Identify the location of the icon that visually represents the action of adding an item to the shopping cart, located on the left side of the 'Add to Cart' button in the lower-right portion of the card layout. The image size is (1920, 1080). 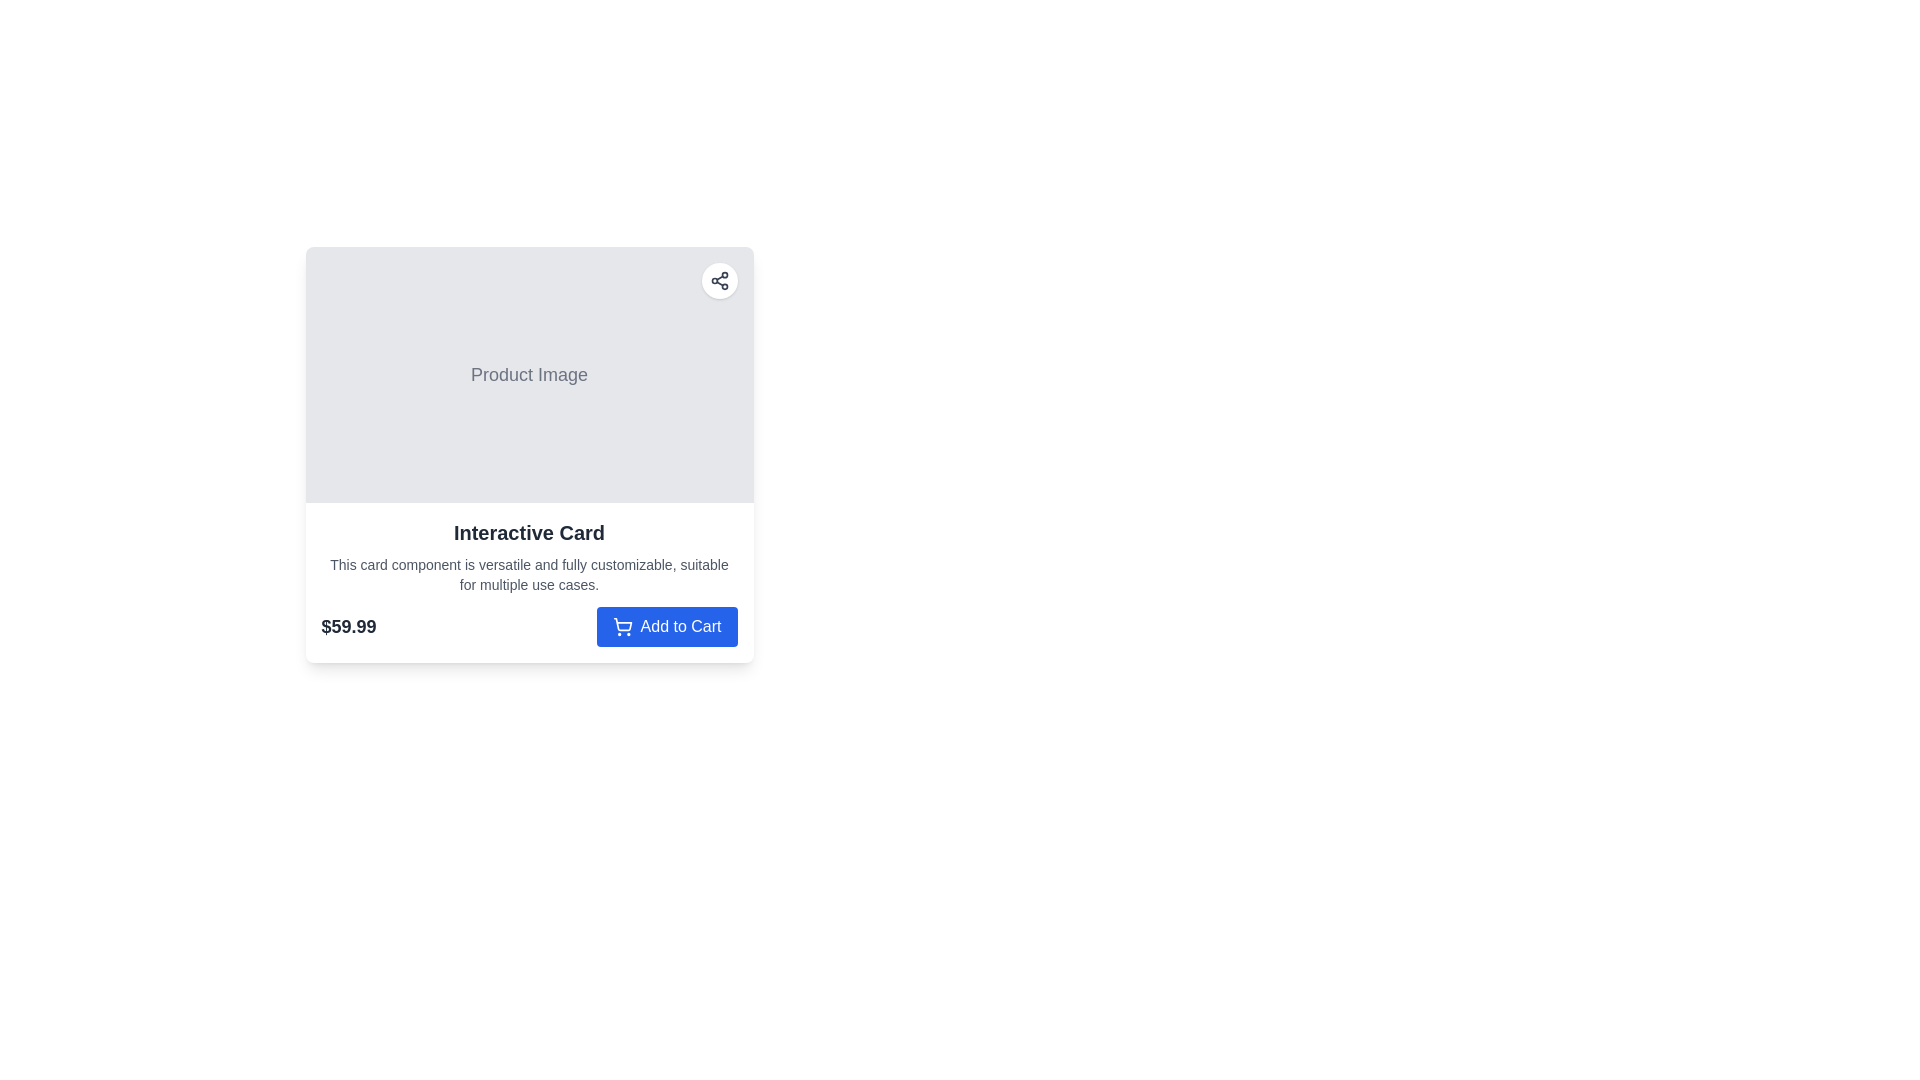
(621, 626).